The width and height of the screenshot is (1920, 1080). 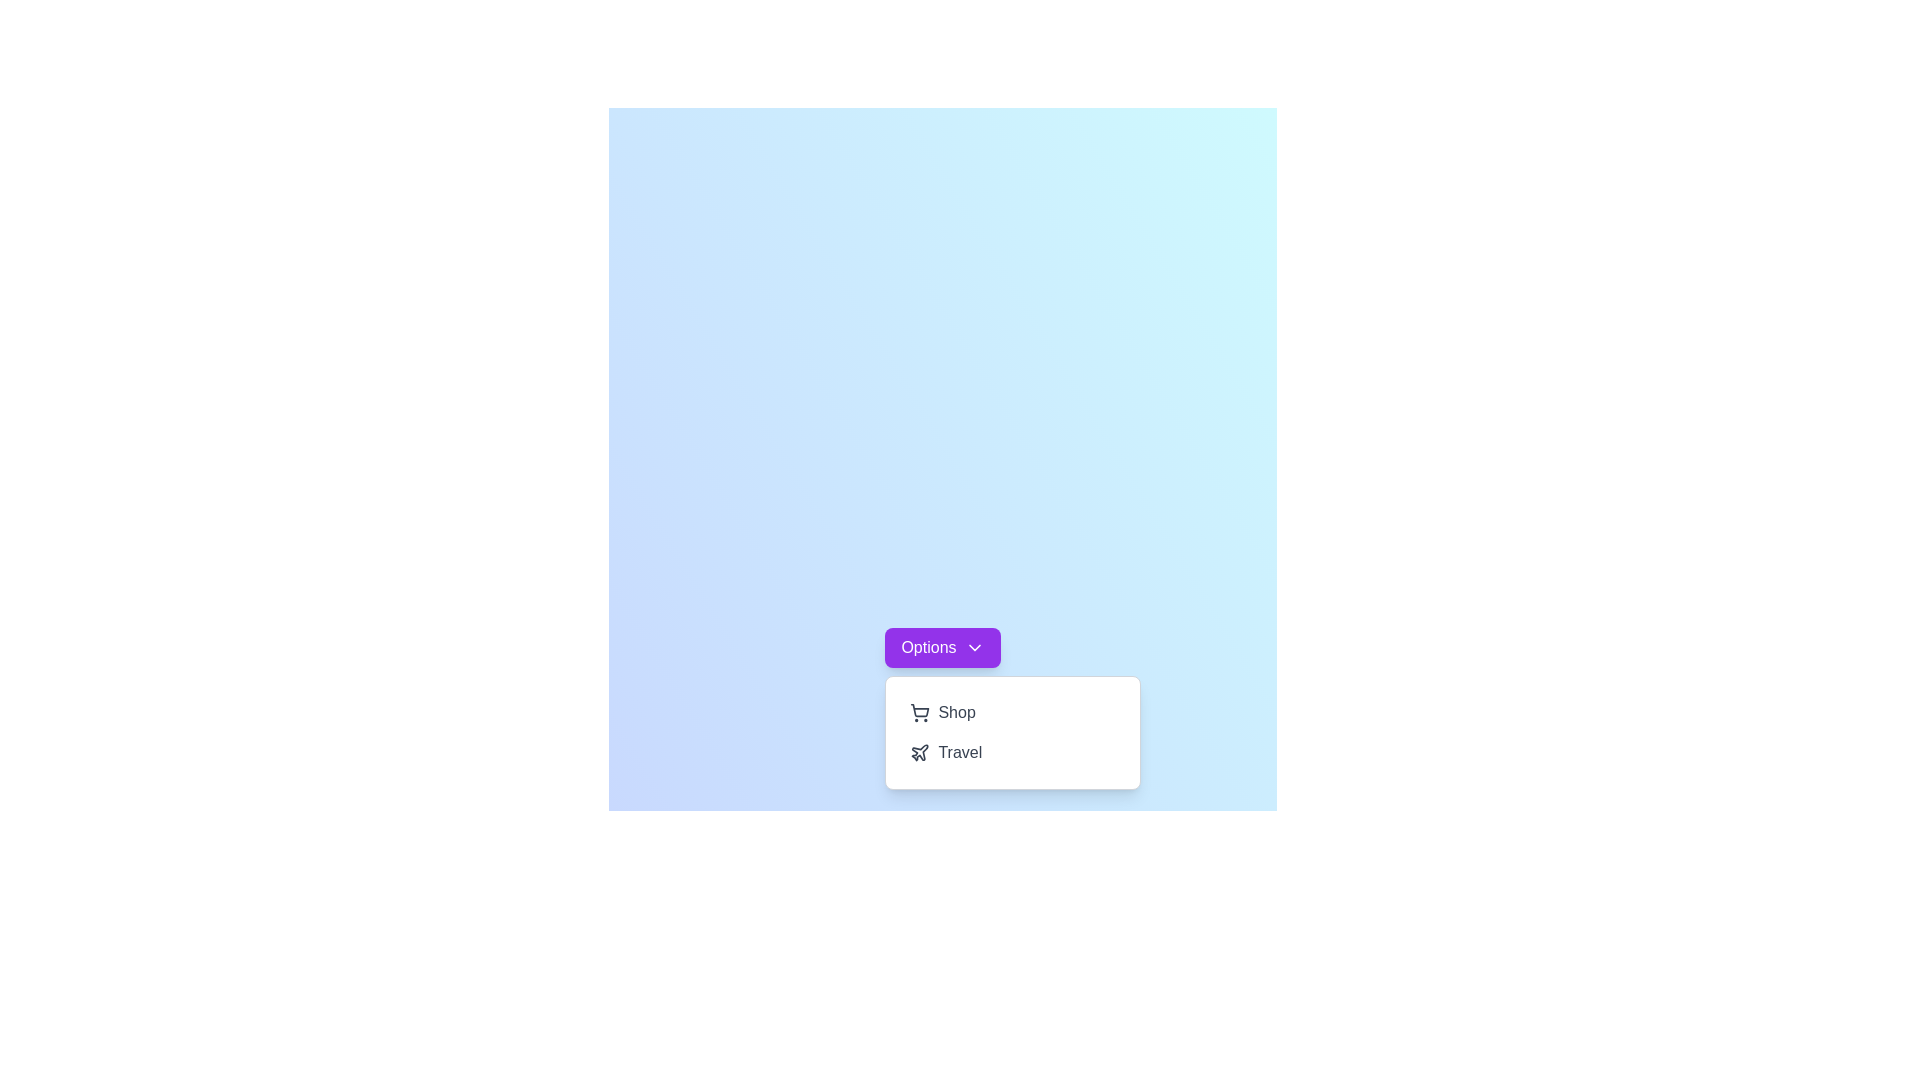 I want to click on the dropdown panel containing selectable options with 'Shop' and 'Travel', so click(x=1013, y=732).